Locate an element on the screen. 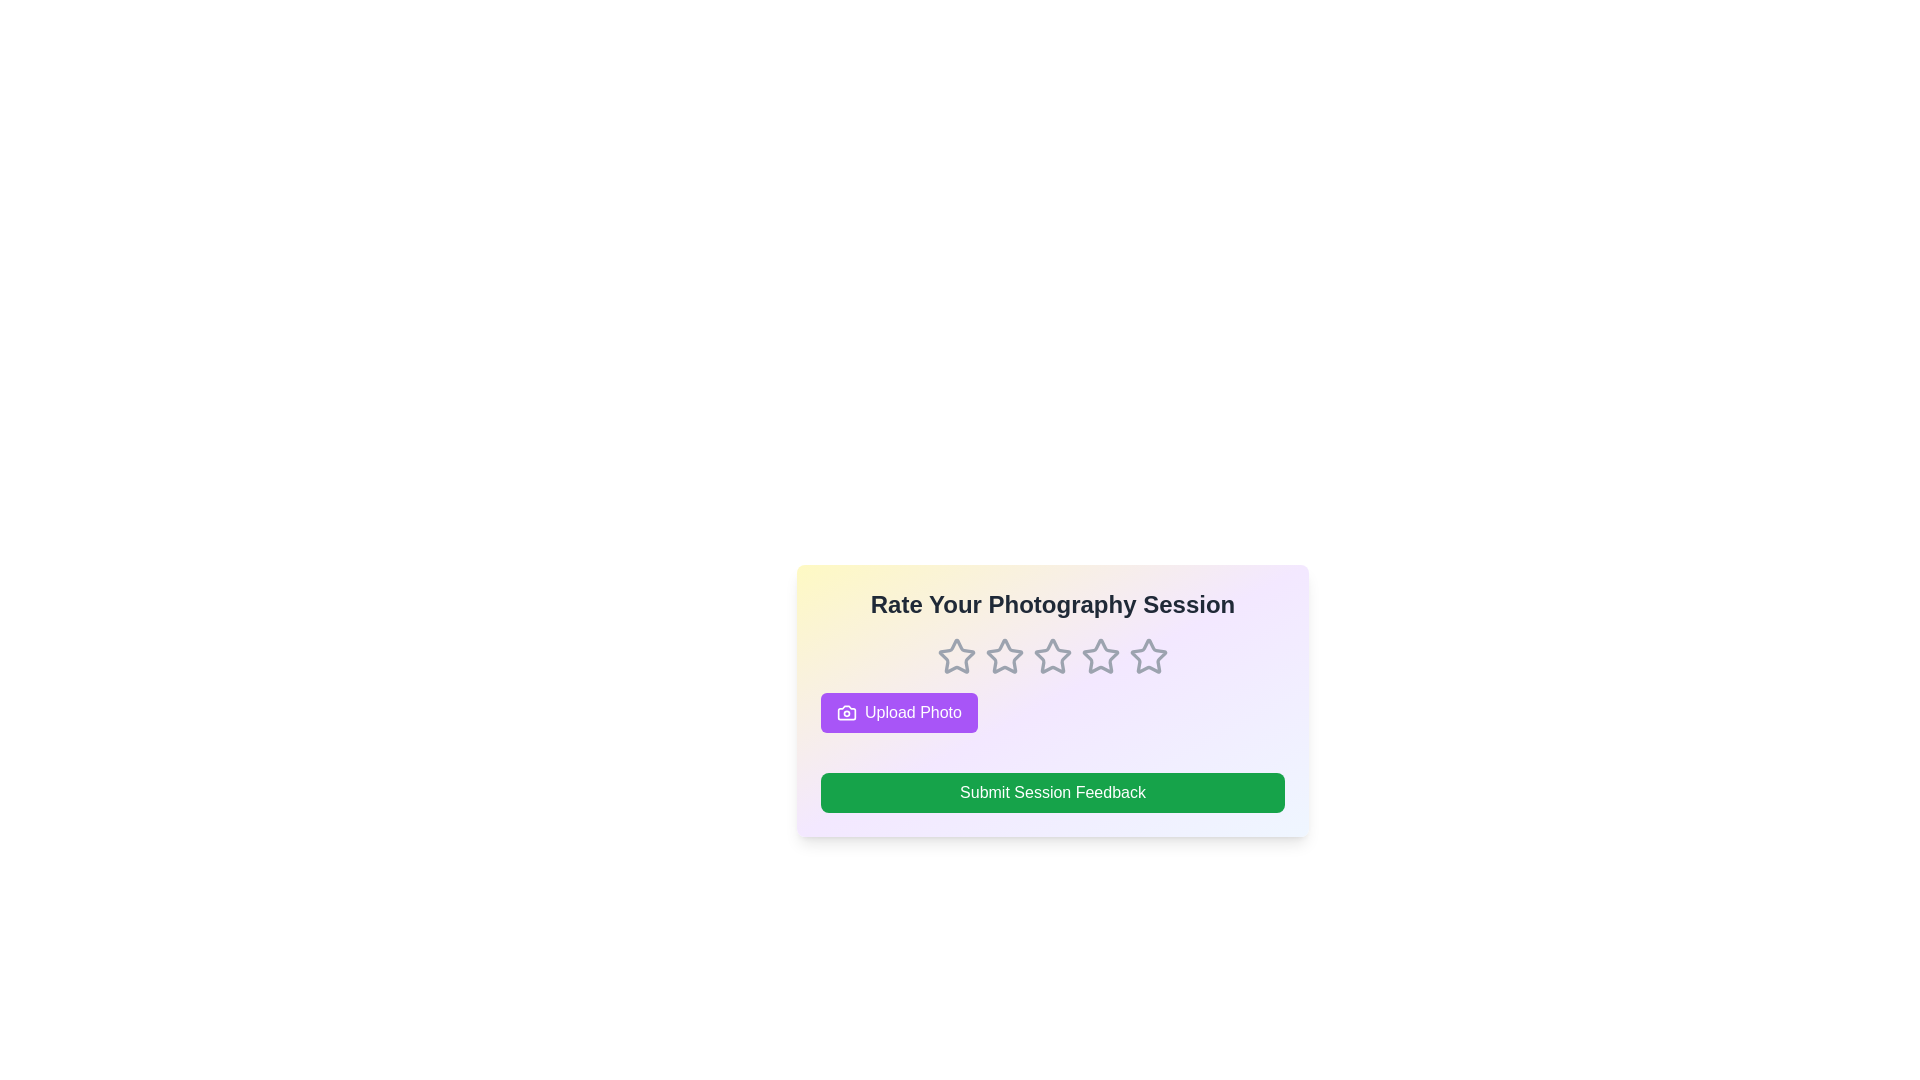 Image resolution: width=1920 pixels, height=1080 pixels. the rating to 1 stars by clicking on the corresponding star is located at coordinates (955, 656).